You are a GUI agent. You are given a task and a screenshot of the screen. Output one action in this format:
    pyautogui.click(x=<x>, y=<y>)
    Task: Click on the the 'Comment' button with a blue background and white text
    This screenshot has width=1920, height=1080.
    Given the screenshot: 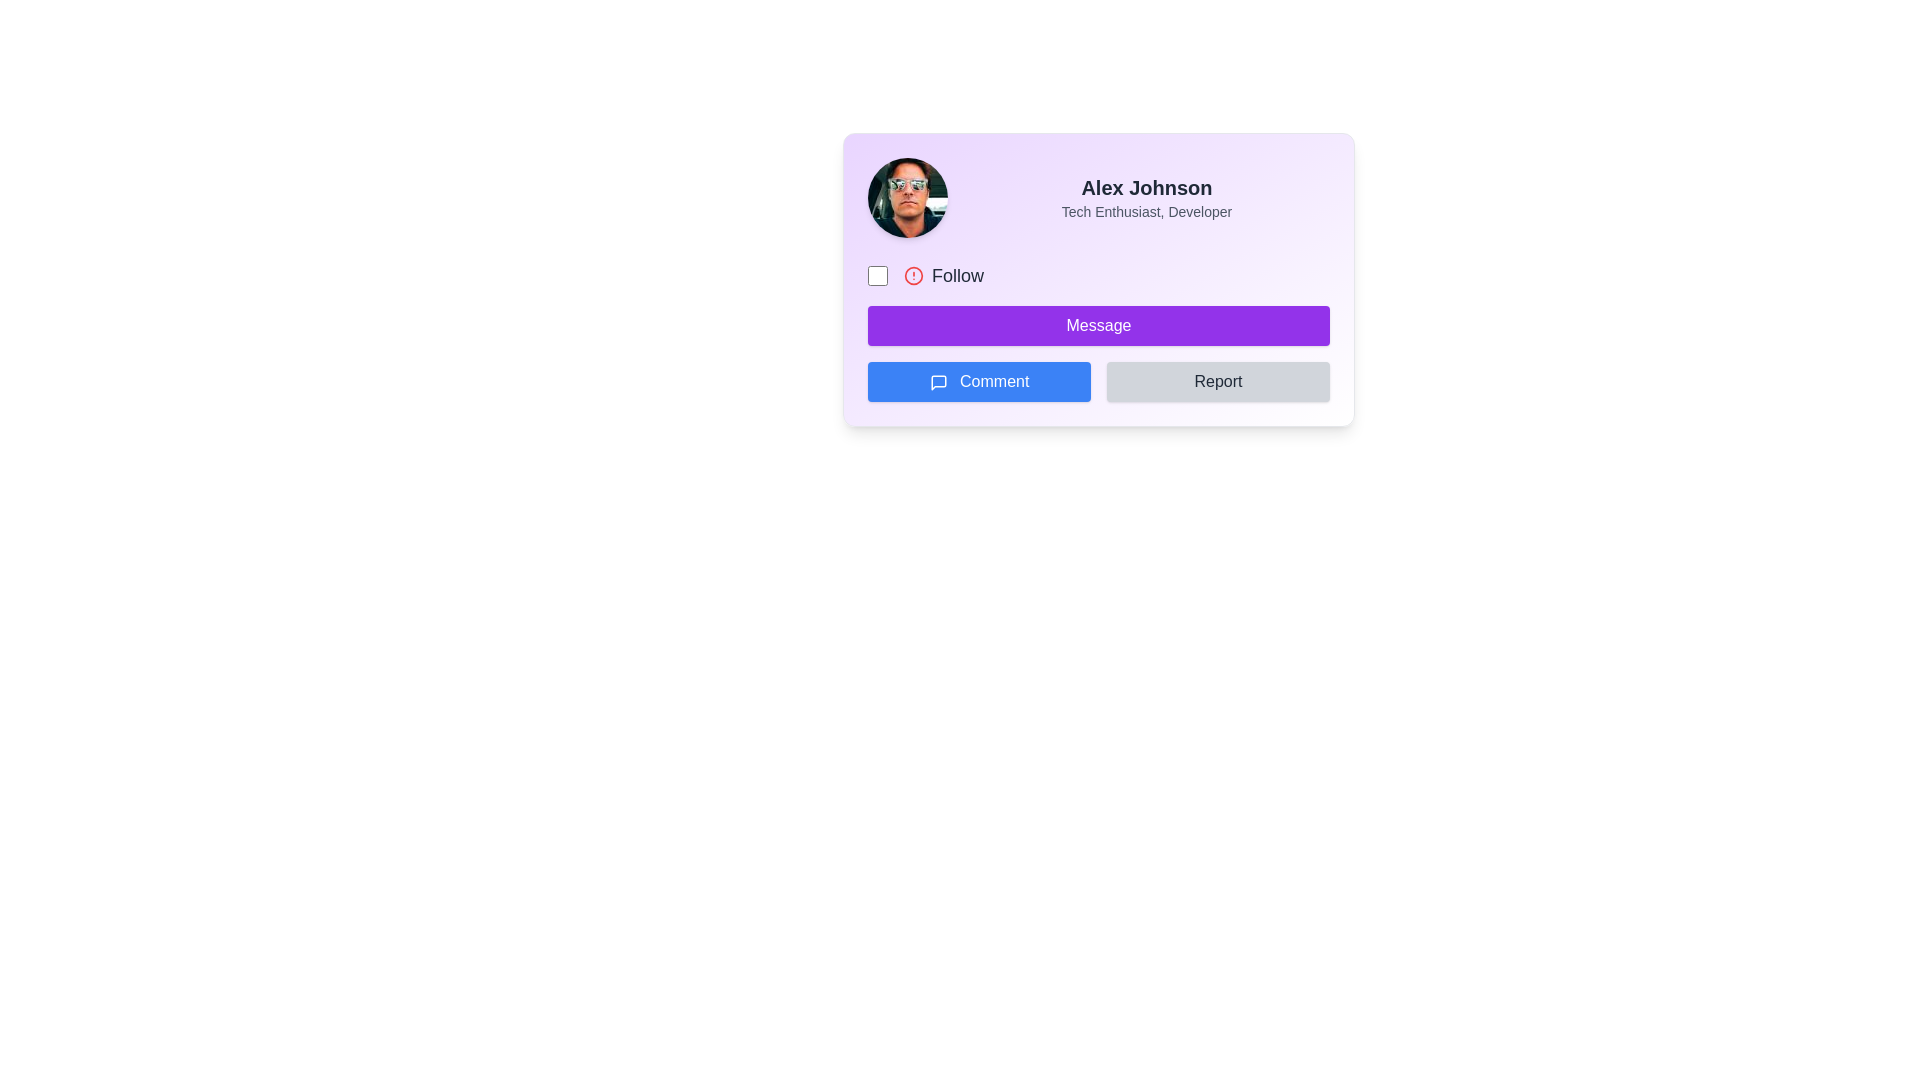 What is the action you would take?
    pyautogui.click(x=979, y=381)
    